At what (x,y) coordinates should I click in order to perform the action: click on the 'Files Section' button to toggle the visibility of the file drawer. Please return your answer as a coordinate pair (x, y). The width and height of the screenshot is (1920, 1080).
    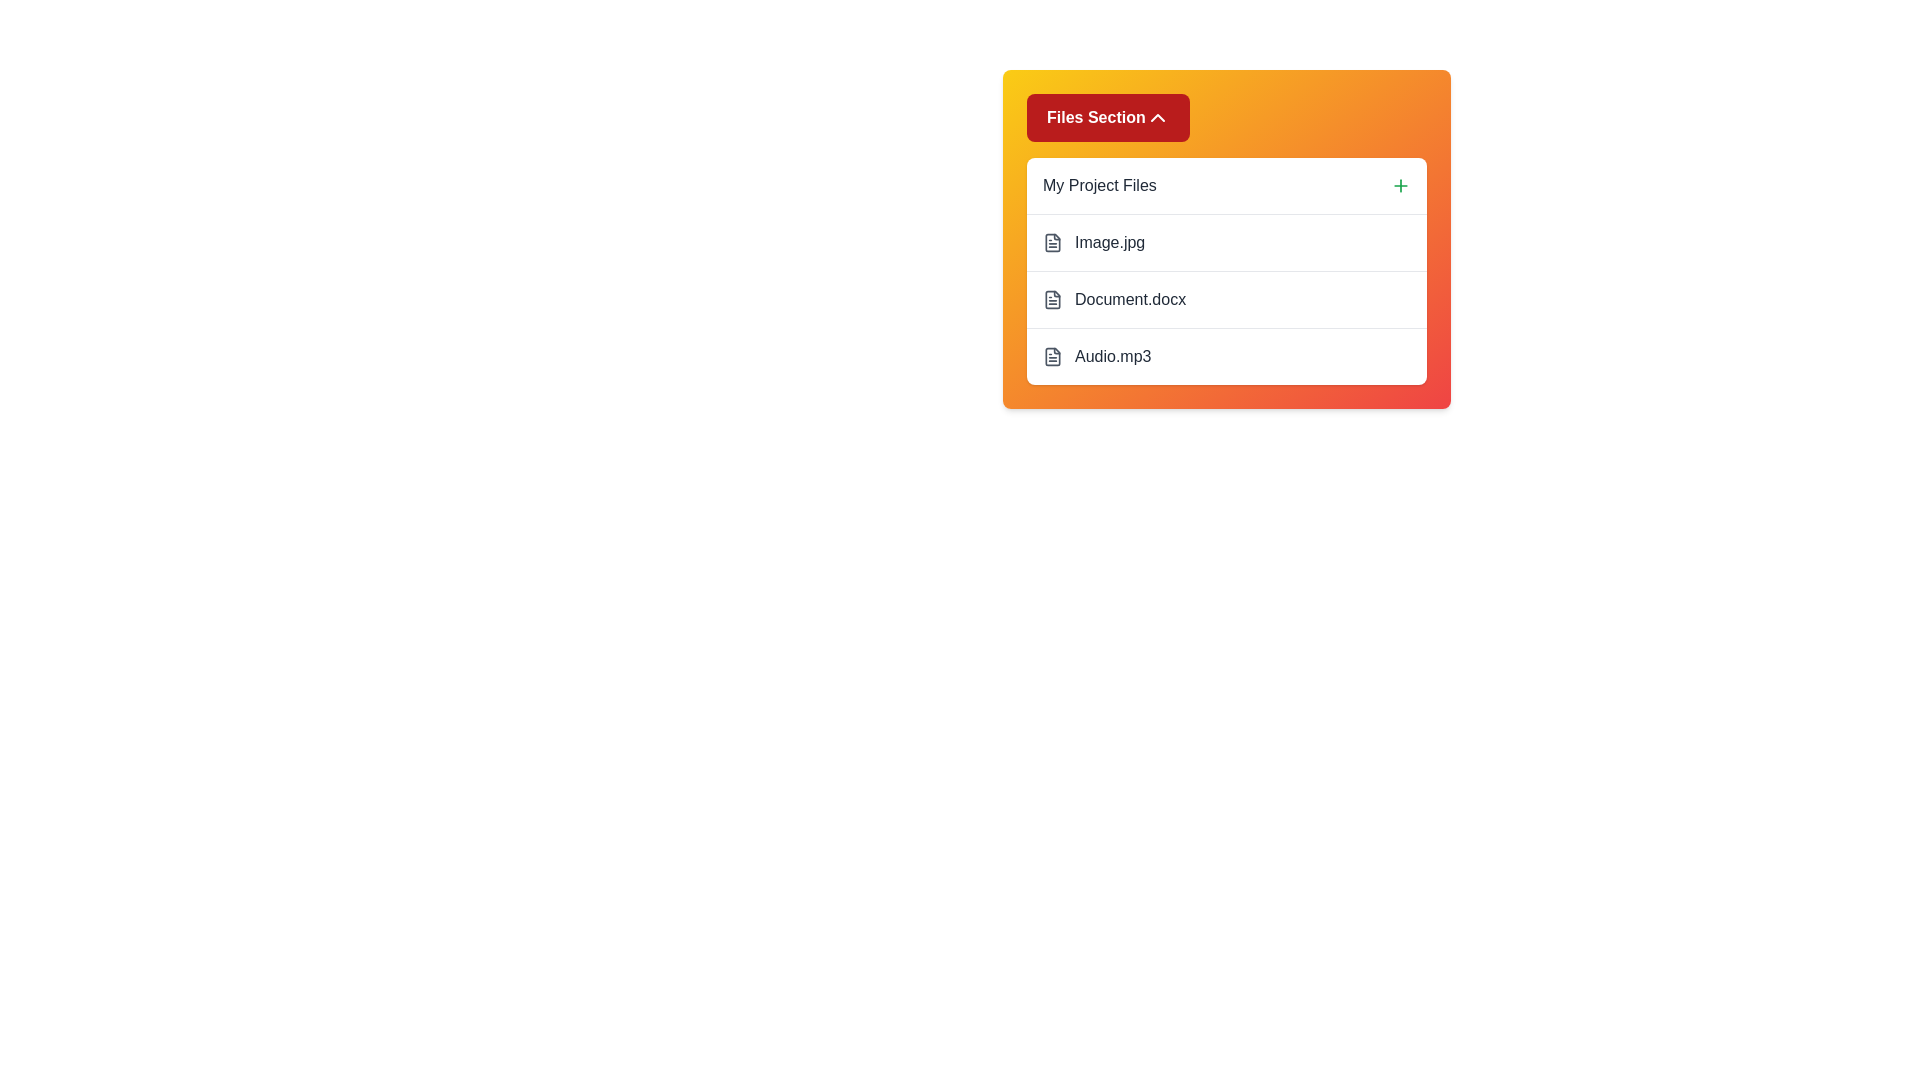
    Looking at the image, I should click on (1107, 118).